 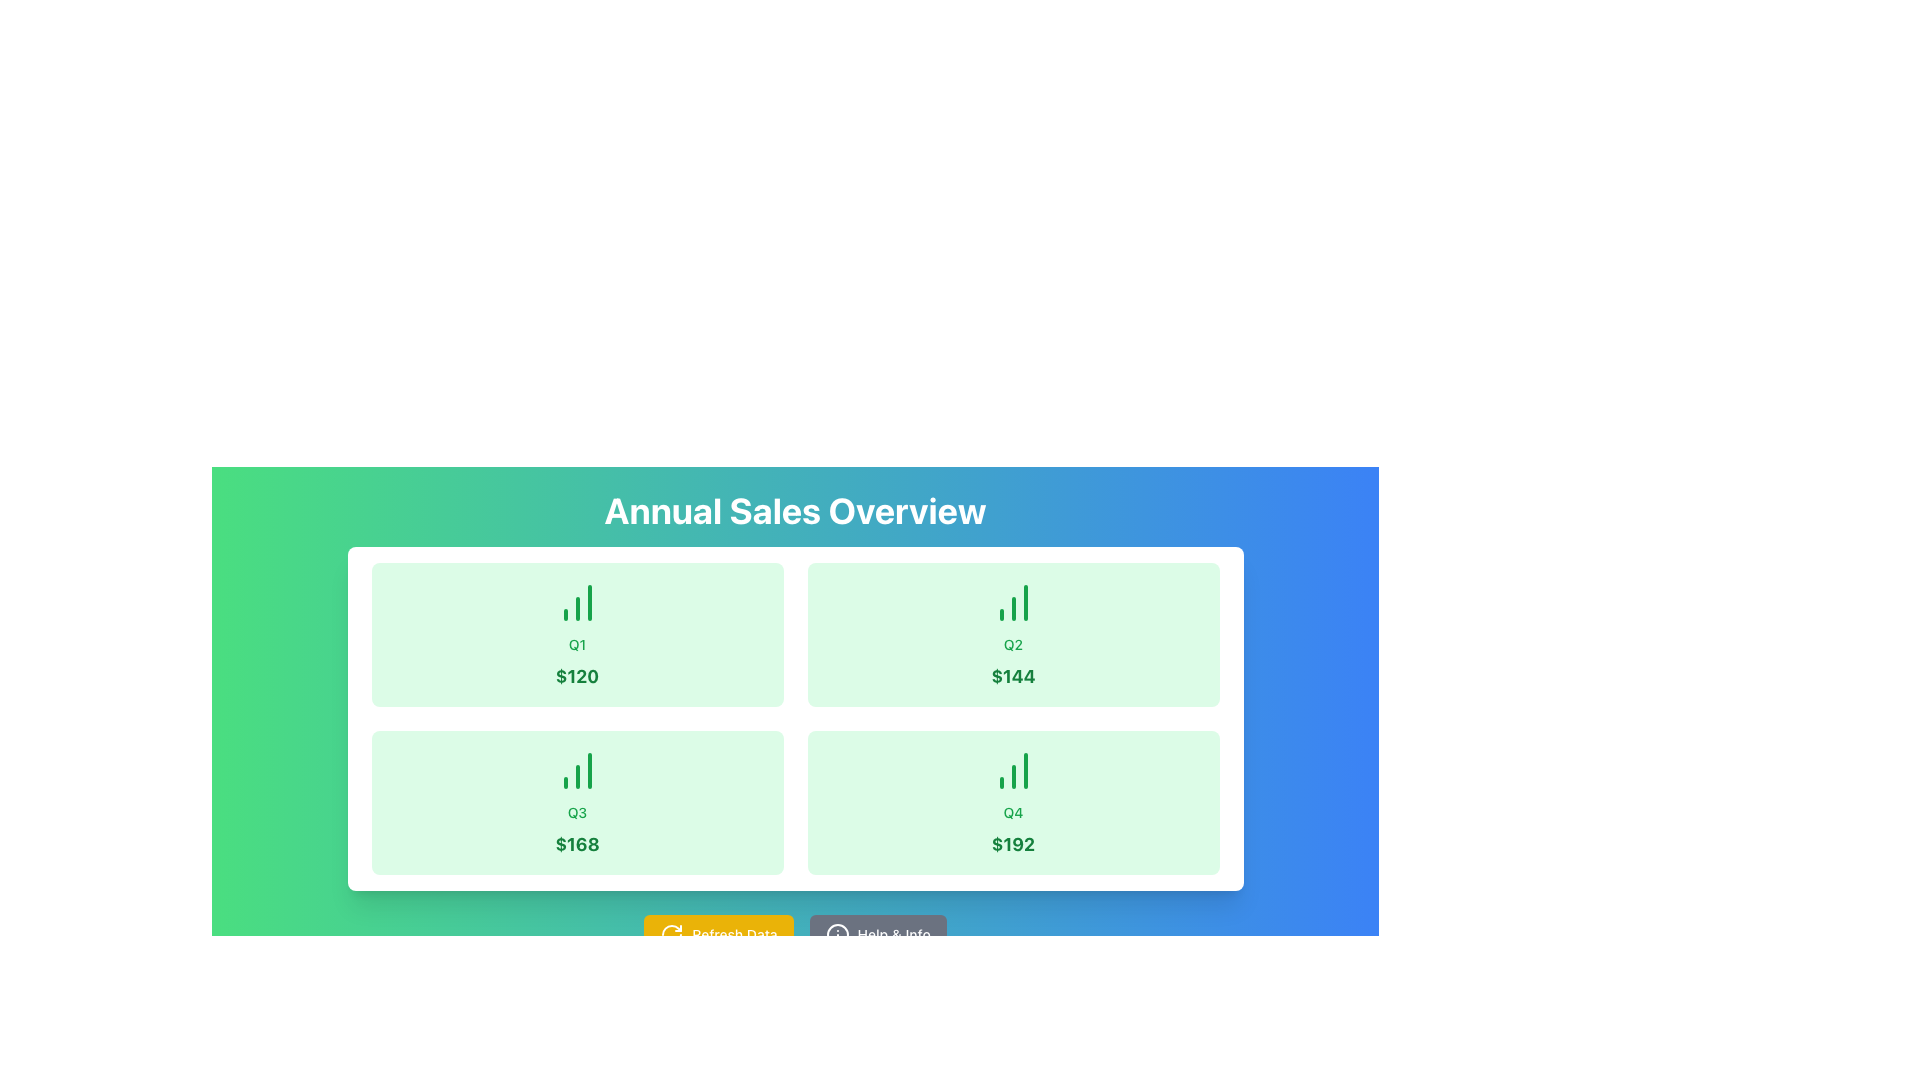 I want to click on the circular icon with a vertical line and small horizontal detail, located to the left of the 'Help & Info' text in the button at the bottom-right corner, so click(x=837, y=934).